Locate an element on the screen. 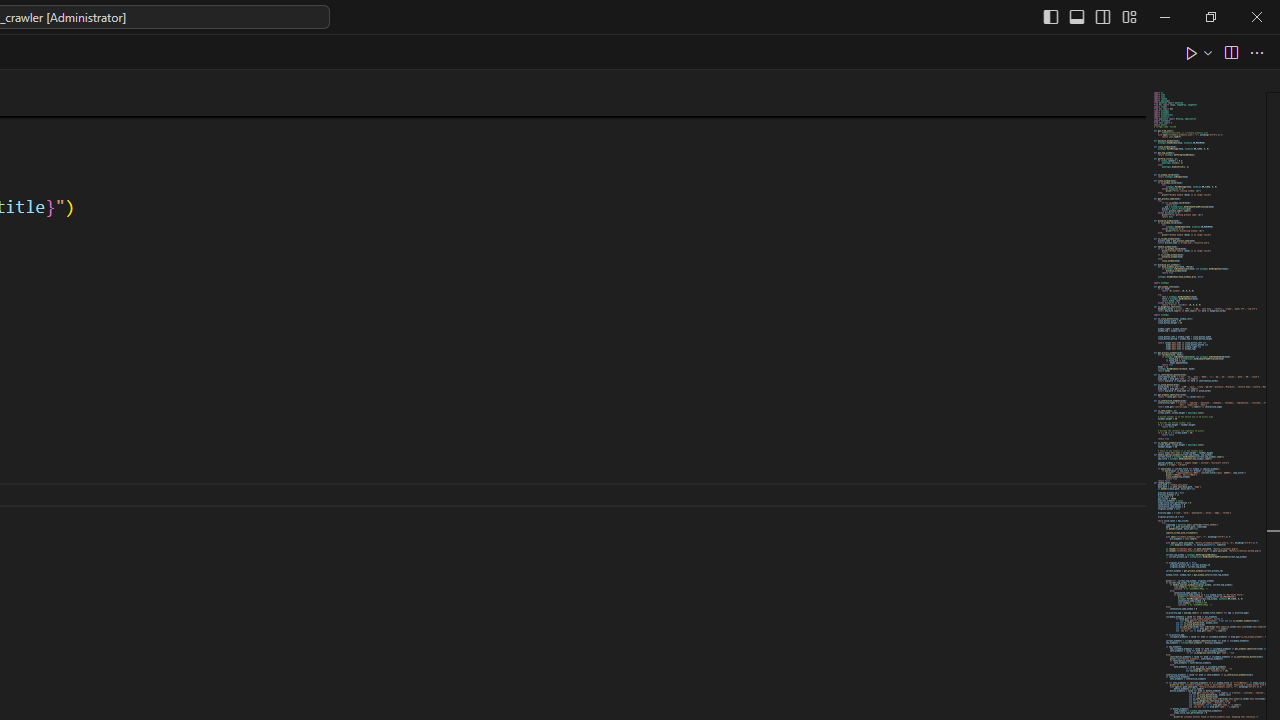  'Toggle Secondary Side Bar (Ctrl+Alt+B)' is located at coordinates (1101, 16).